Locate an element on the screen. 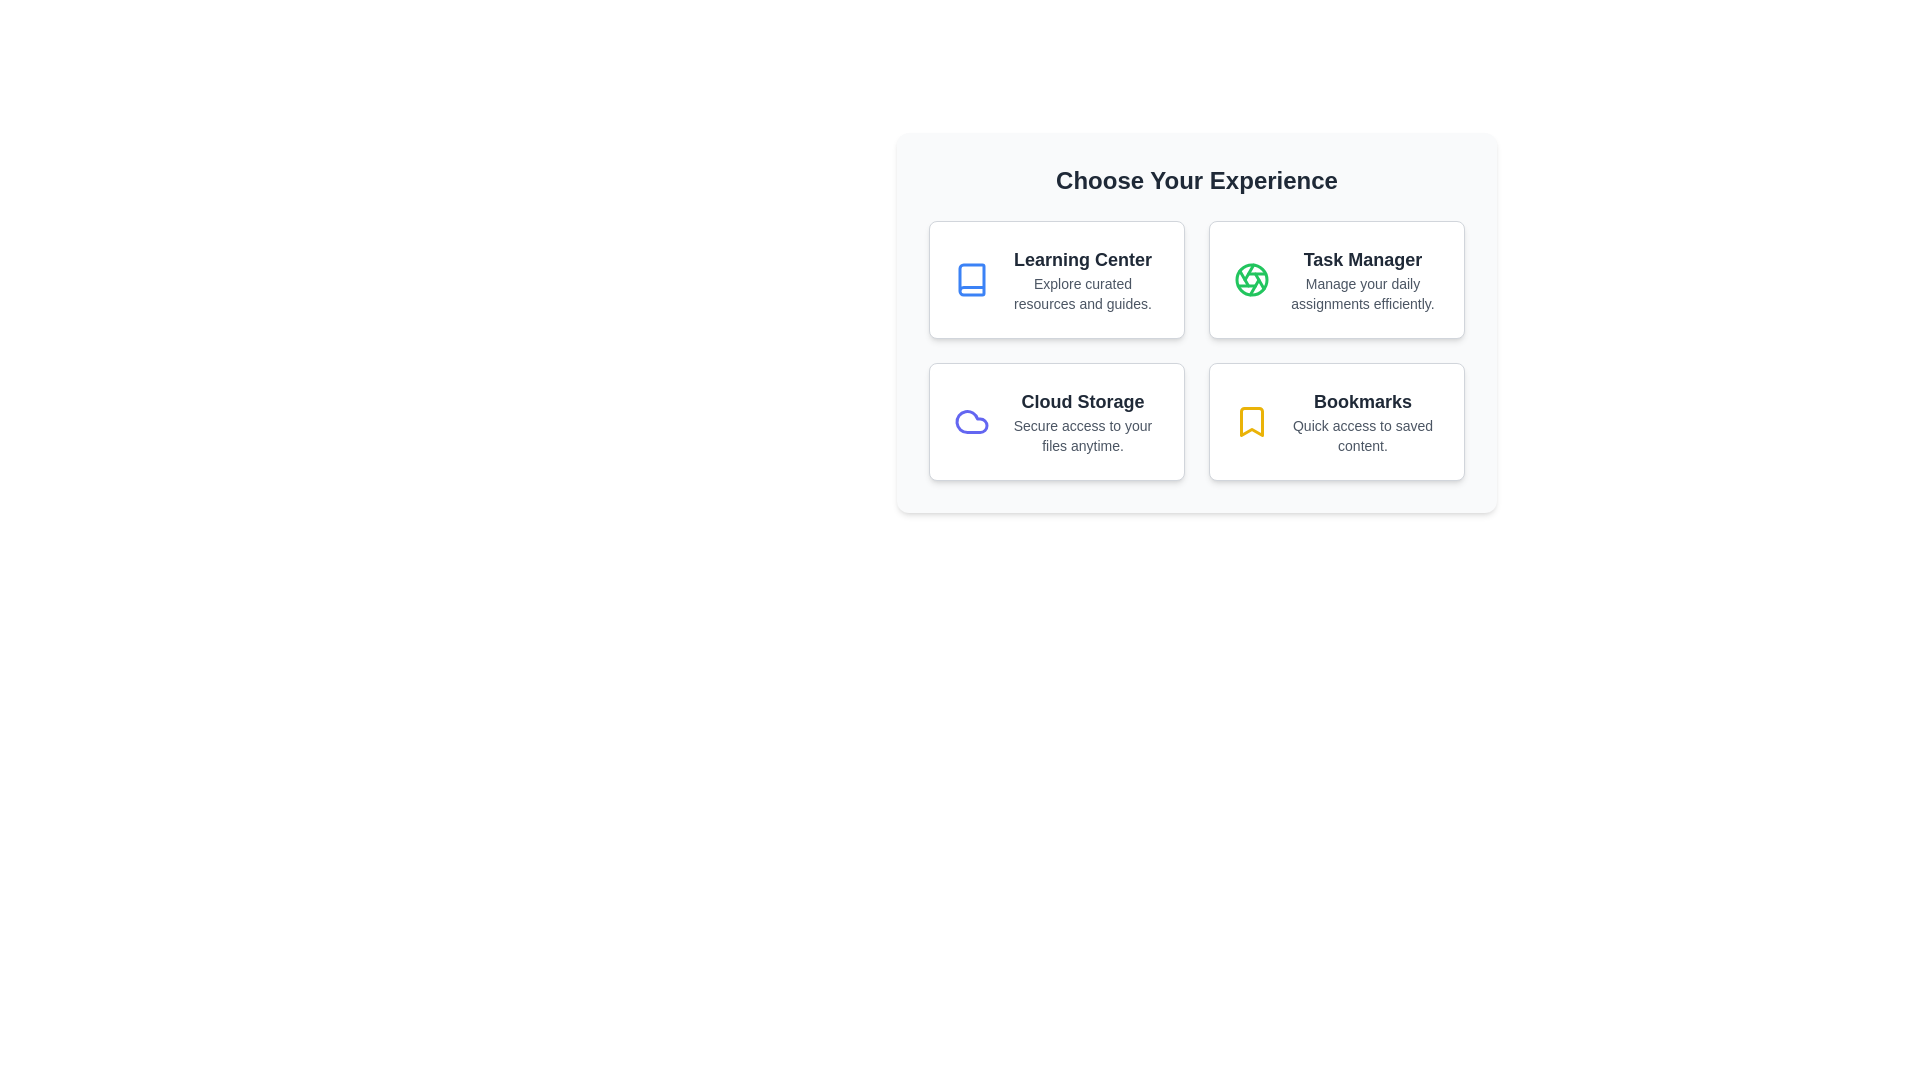  the 'Cloud Storage' text label, which is a bold, large font in dark gray on a white background, located at the bottom left of the 2x2 grid of options is located at coordinates (1082, 401).